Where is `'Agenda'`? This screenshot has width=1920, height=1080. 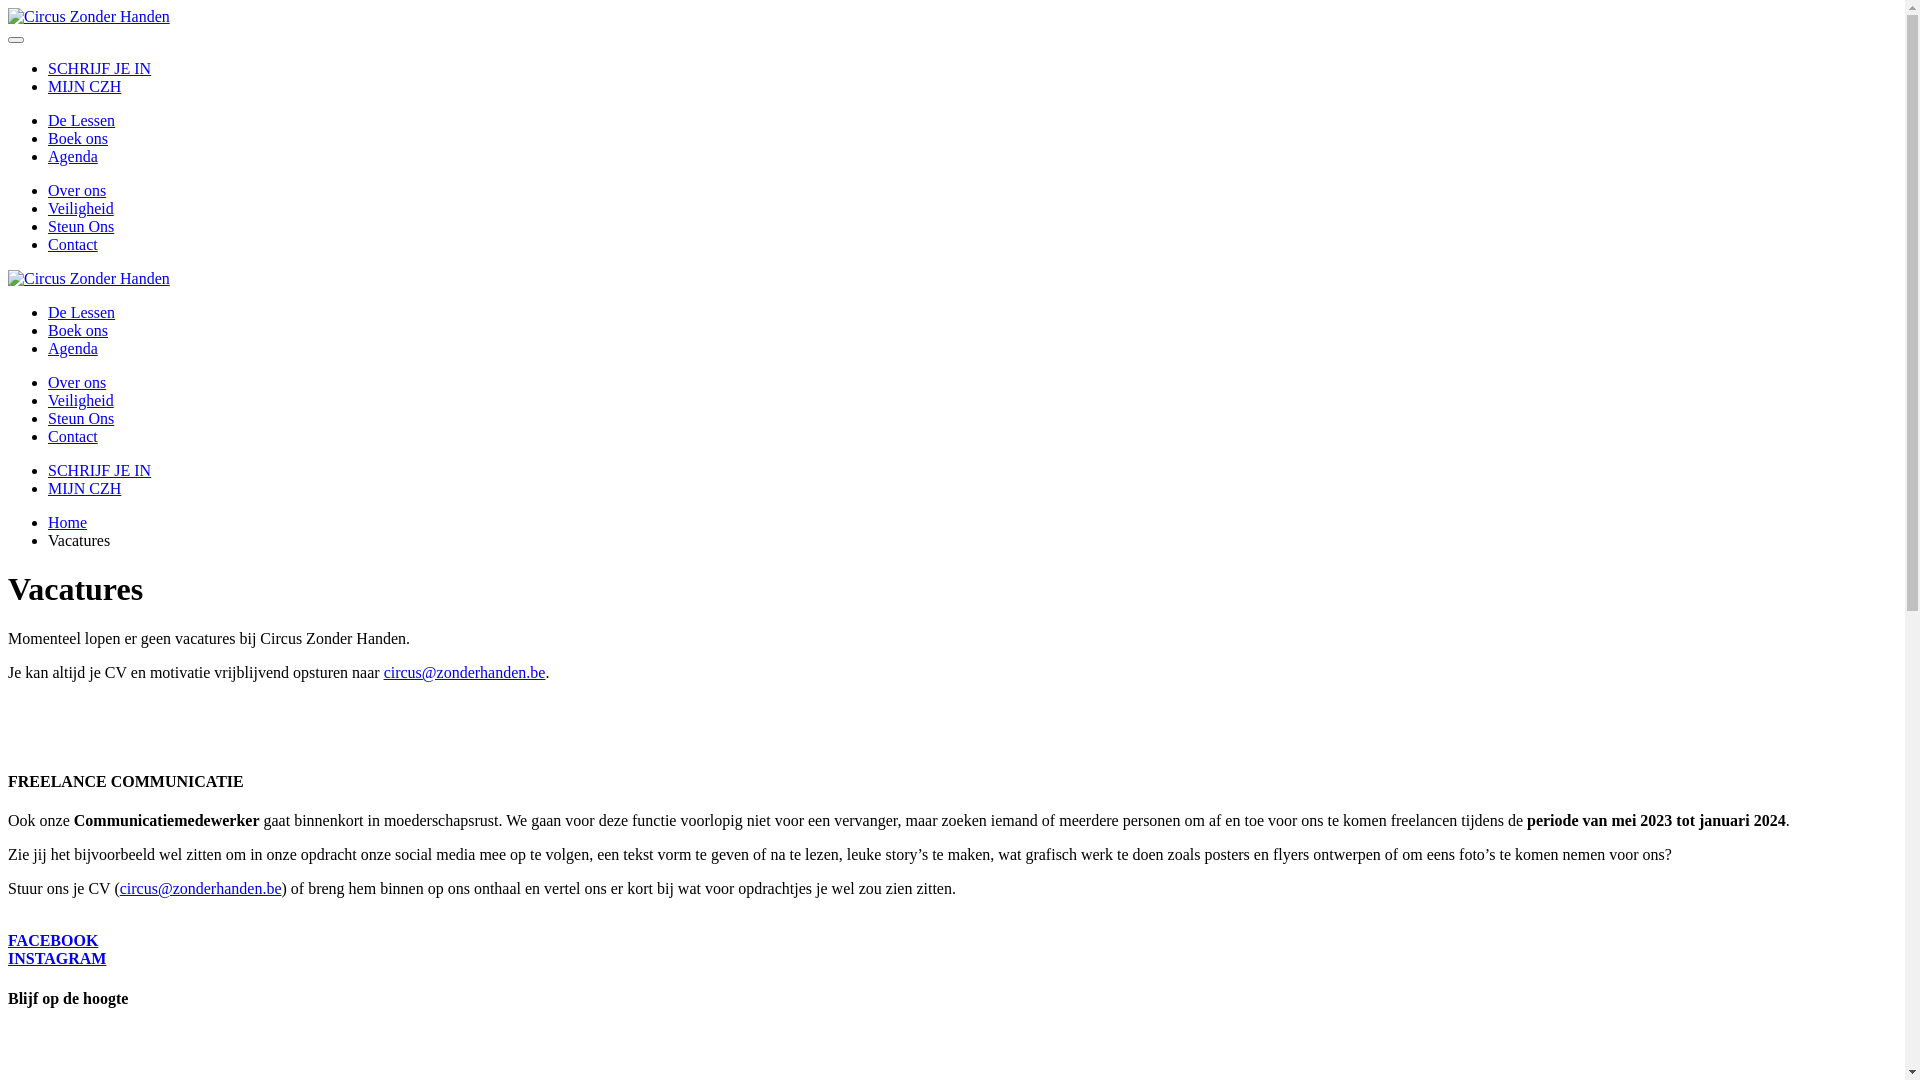 'Agenda' is located at coordinates (72, 347).